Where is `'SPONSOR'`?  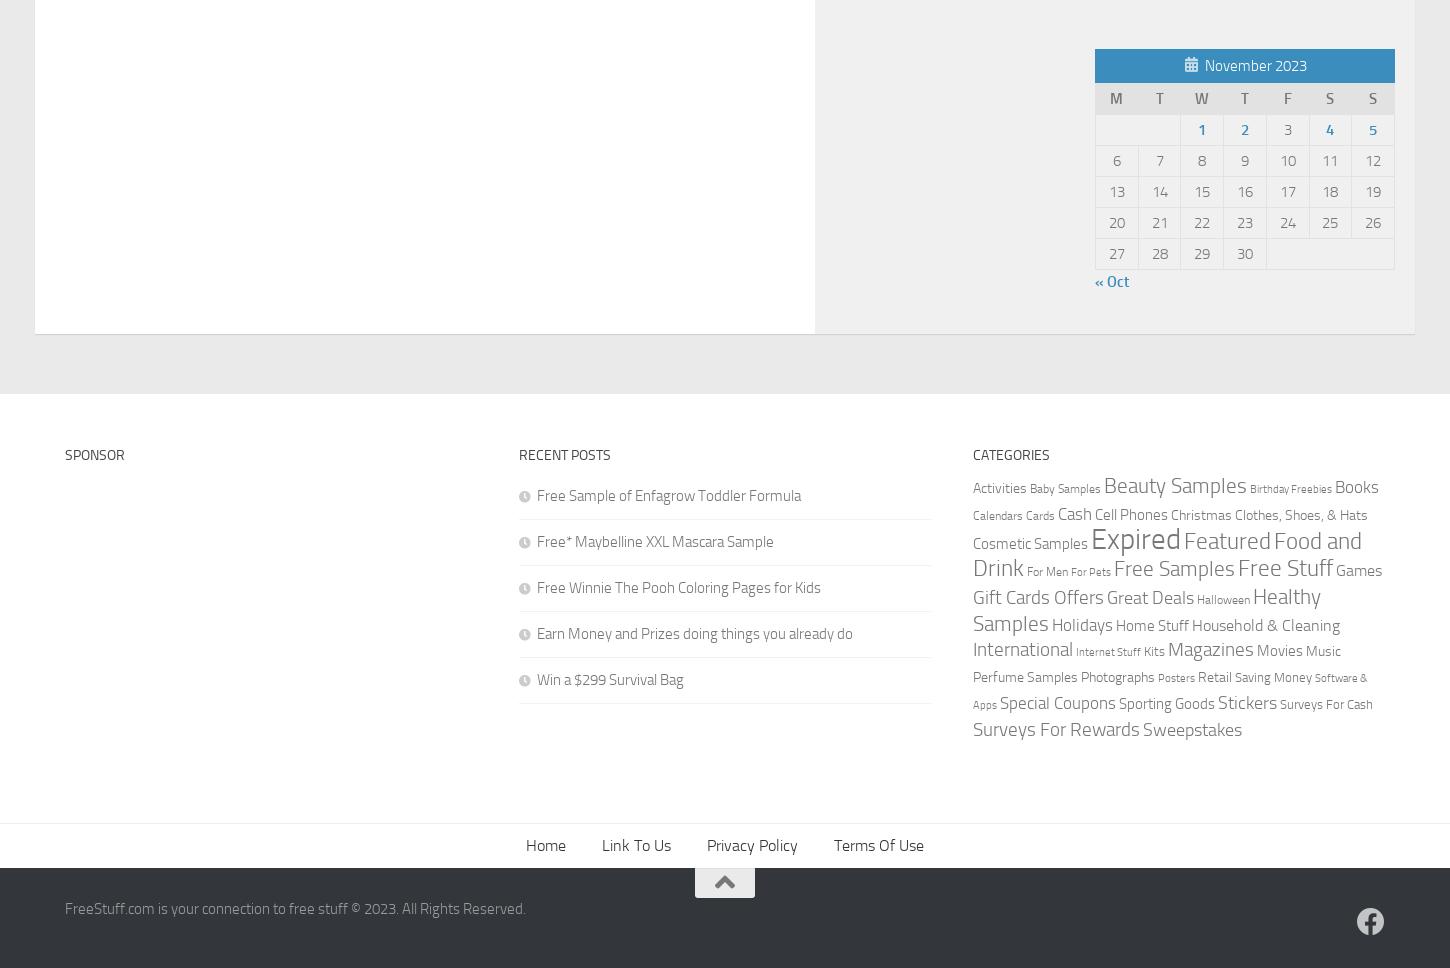 'SPONSOR' is located at coordinates (94, 454).